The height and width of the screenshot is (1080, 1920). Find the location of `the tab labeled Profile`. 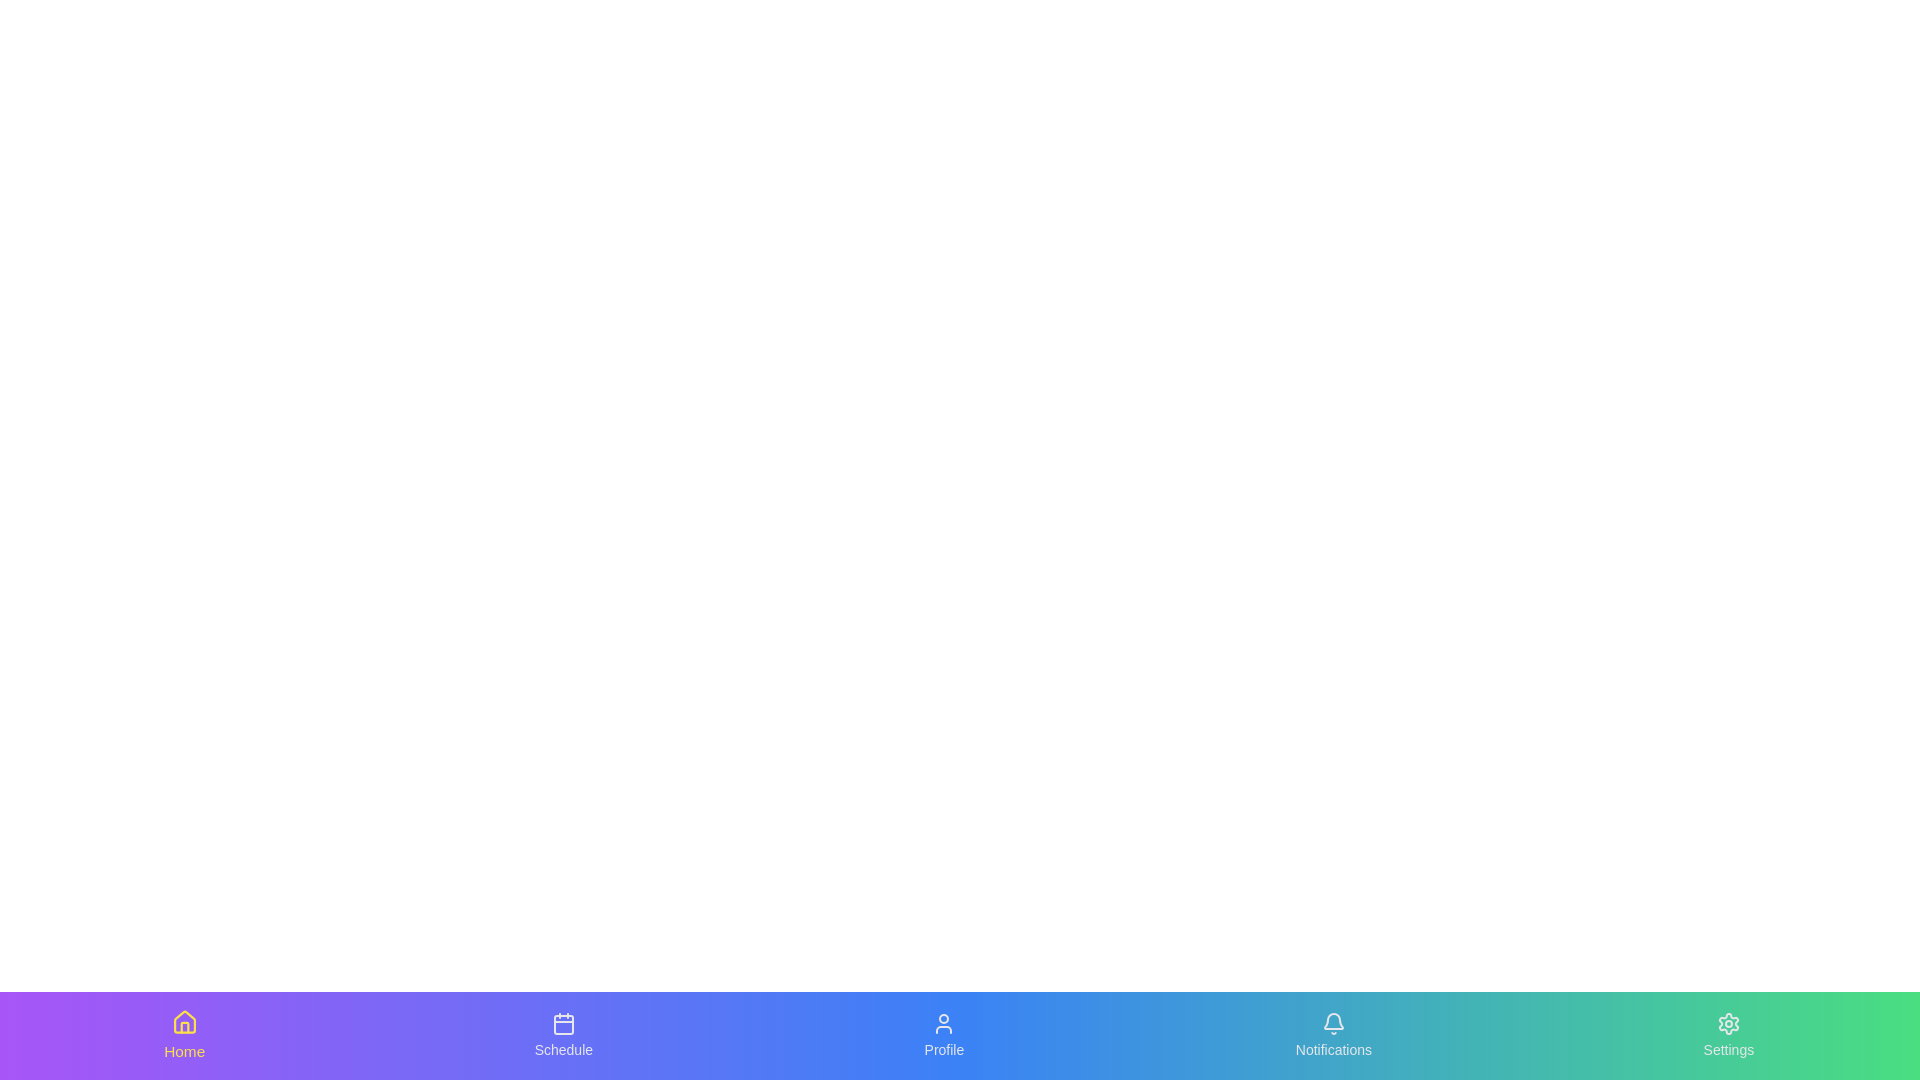

the tab labeled Profile is located at coordinates (943, 1035).